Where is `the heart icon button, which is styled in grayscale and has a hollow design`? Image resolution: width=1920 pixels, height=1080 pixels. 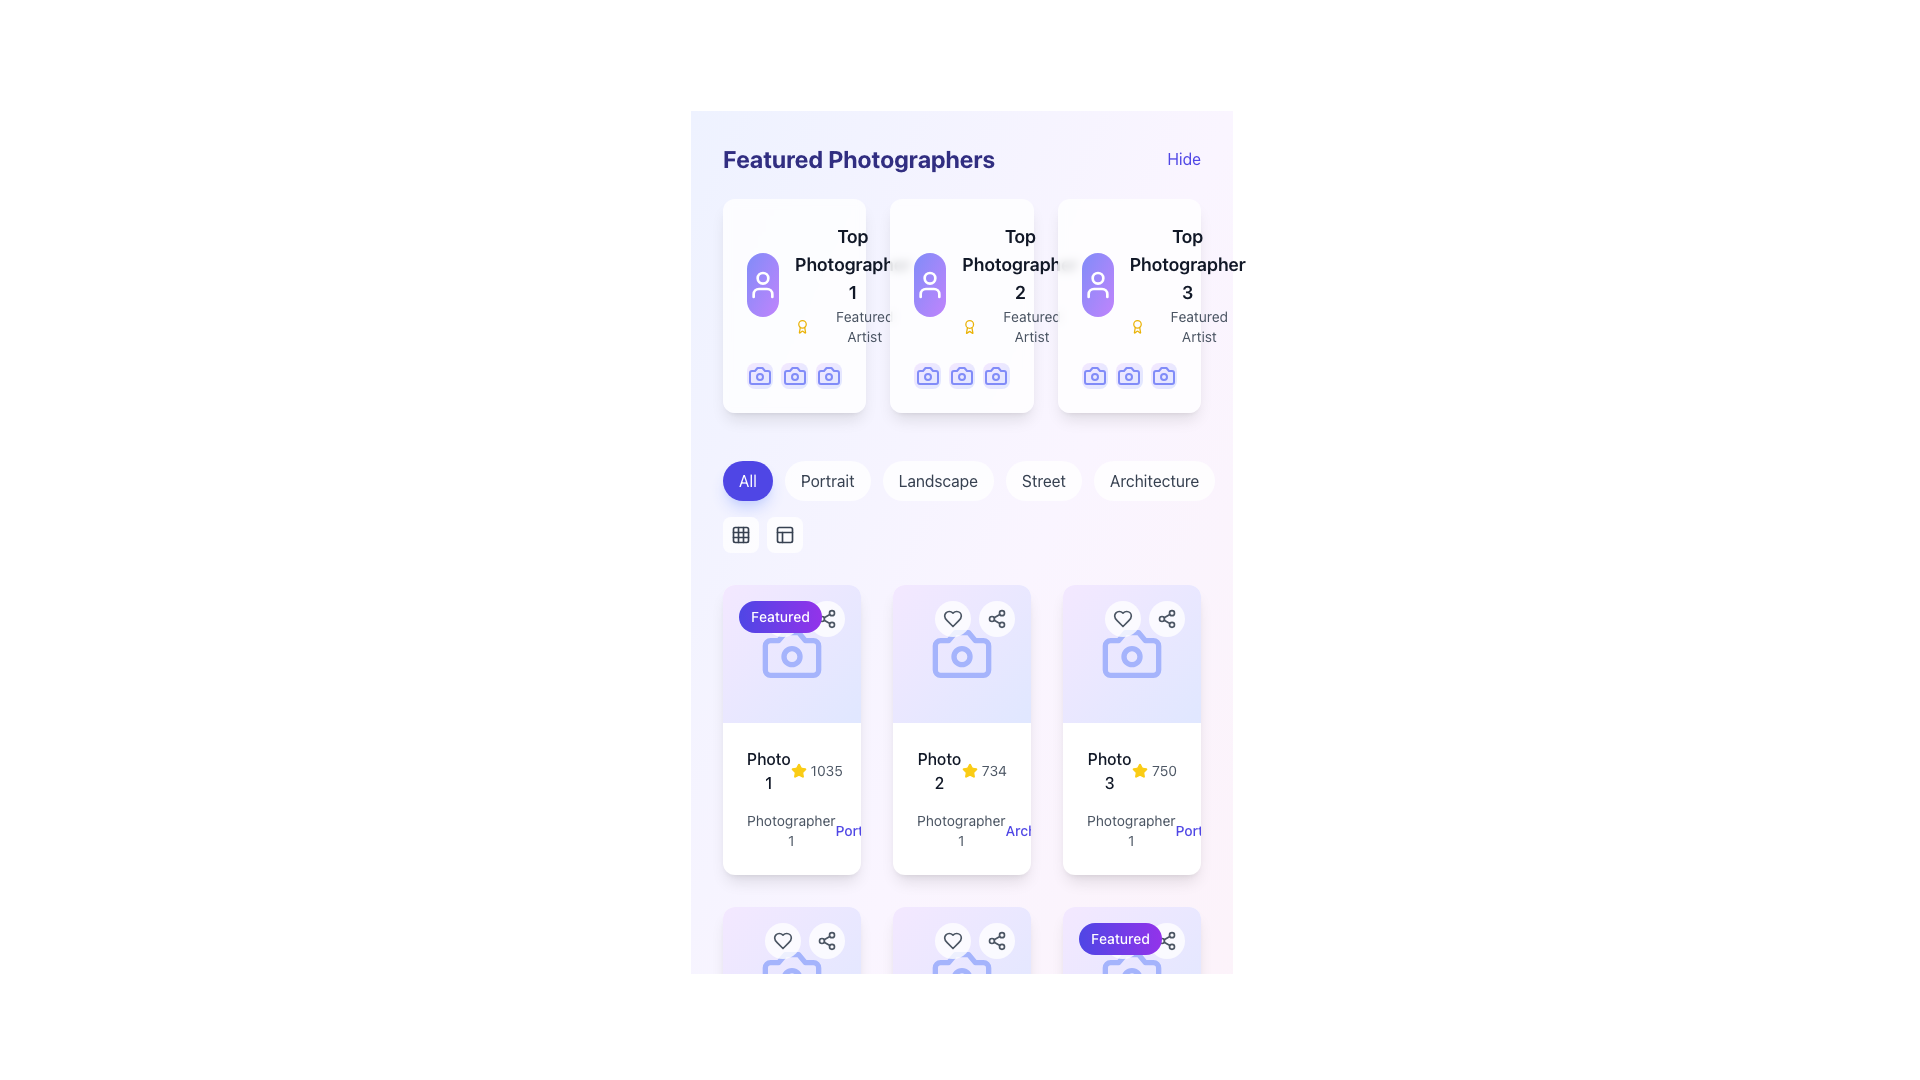
the heart icon button, which is styled in grayscale and has a hollow design is located at coordinates (1123, 617).